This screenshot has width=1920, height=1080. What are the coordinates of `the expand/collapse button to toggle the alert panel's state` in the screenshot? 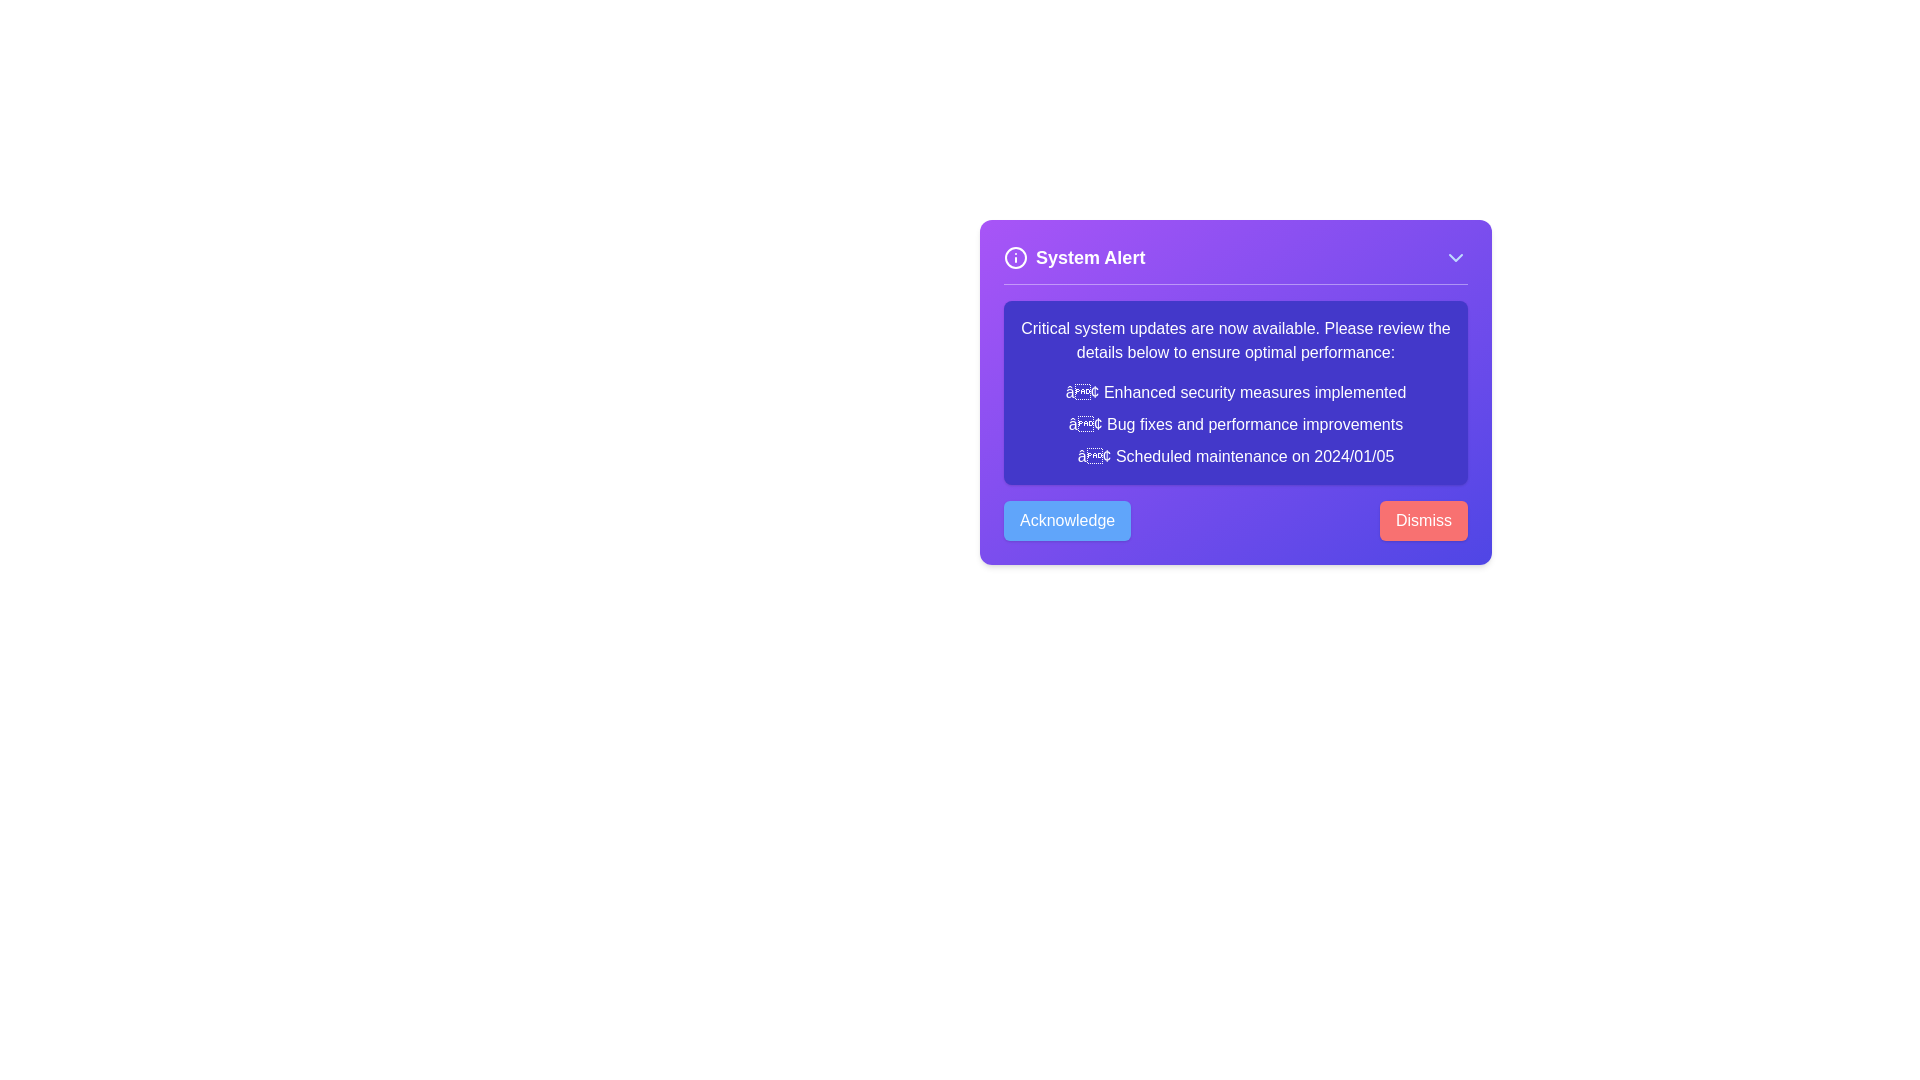 It's located at (1455, 257).